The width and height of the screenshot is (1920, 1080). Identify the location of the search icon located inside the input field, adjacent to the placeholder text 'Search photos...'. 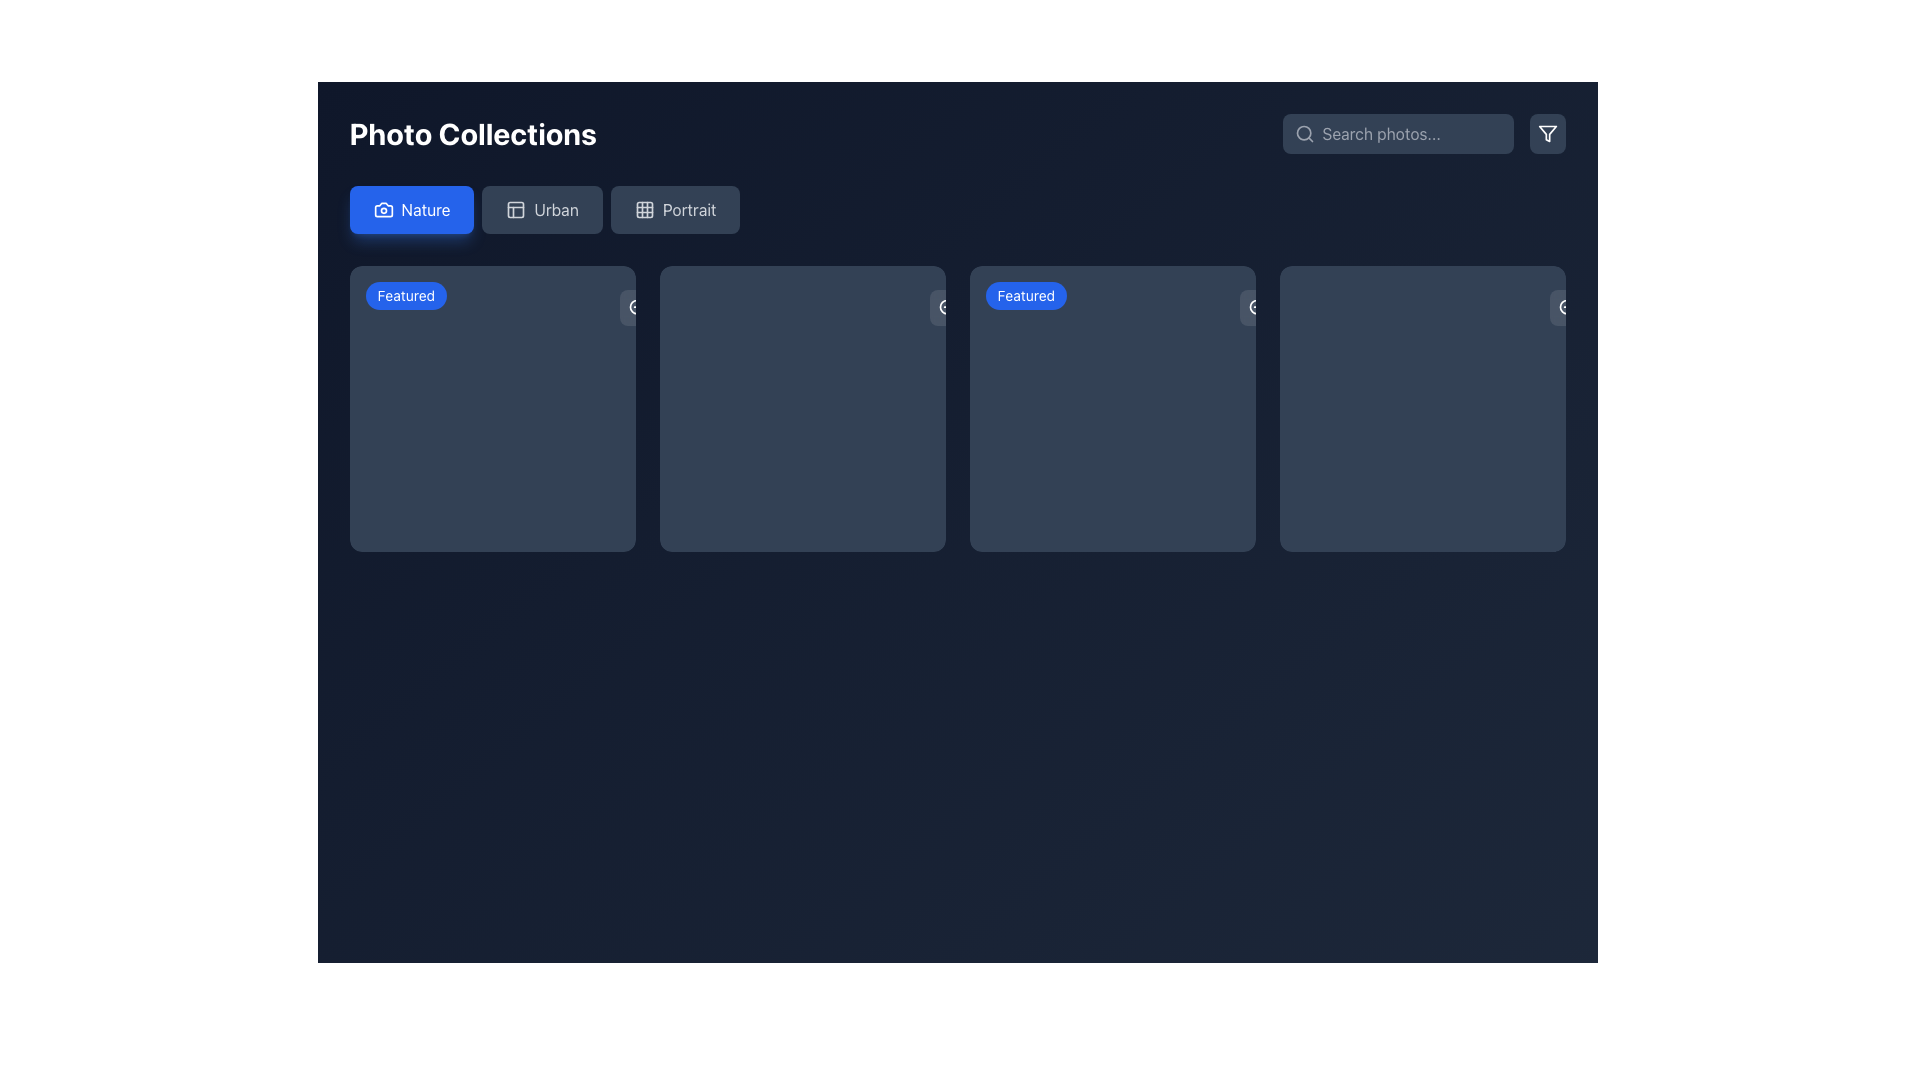
(1304, 134).